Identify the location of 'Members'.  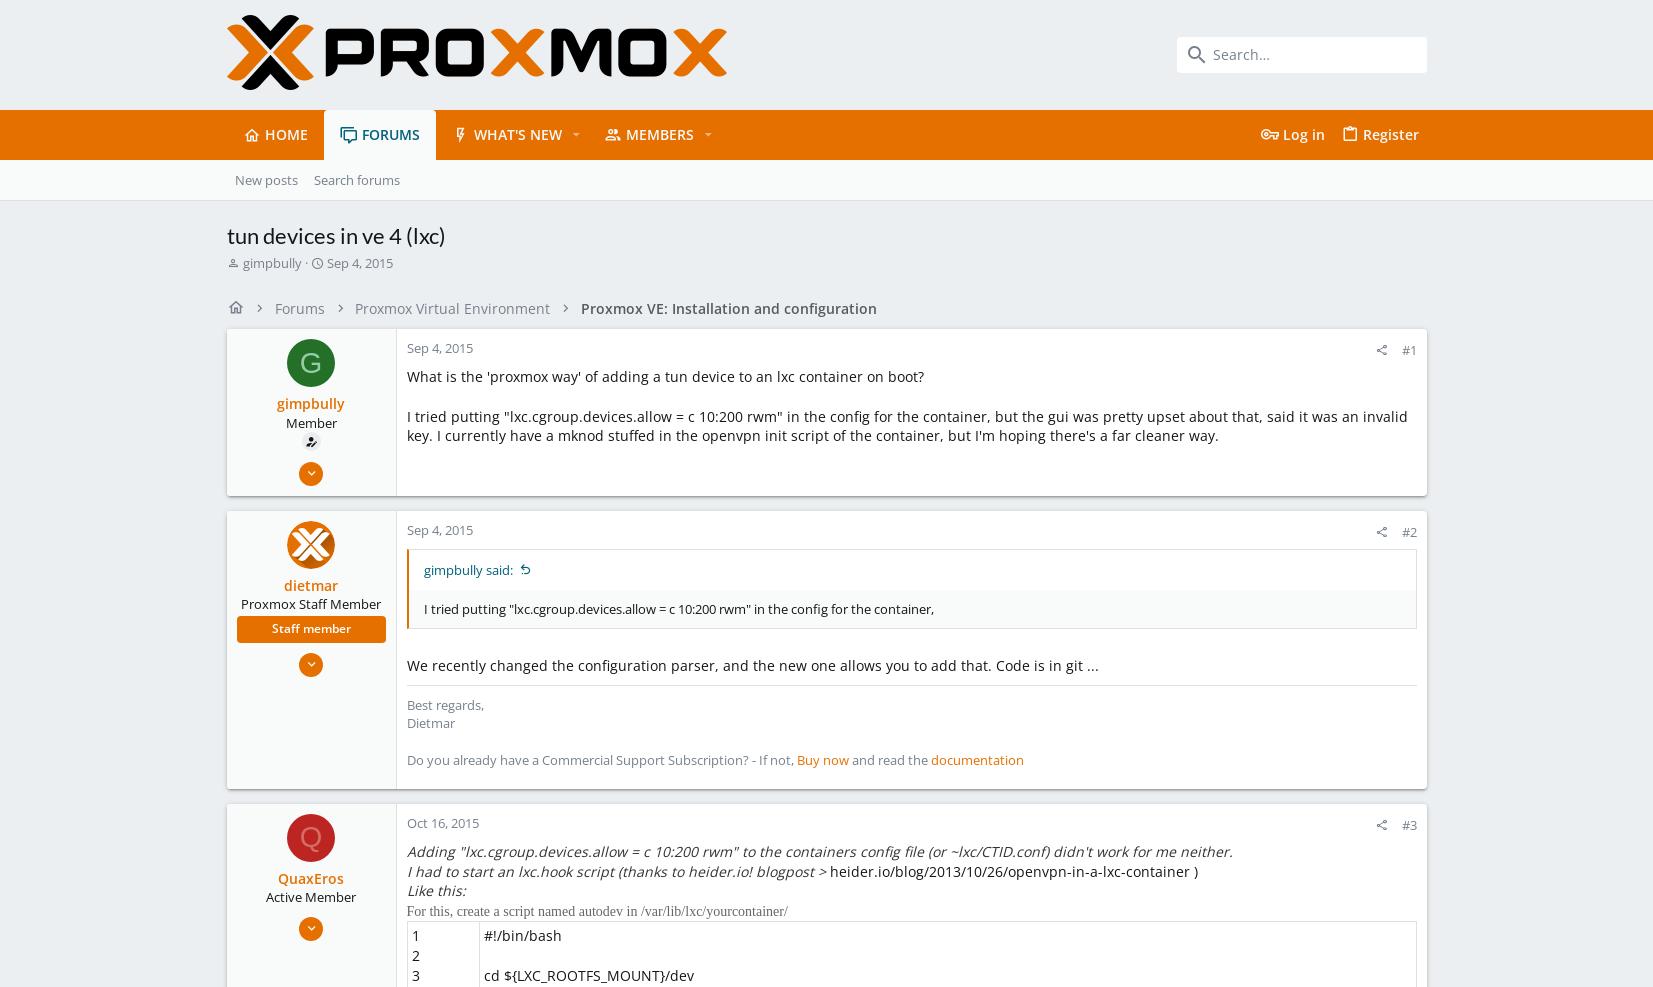
(659, 133).